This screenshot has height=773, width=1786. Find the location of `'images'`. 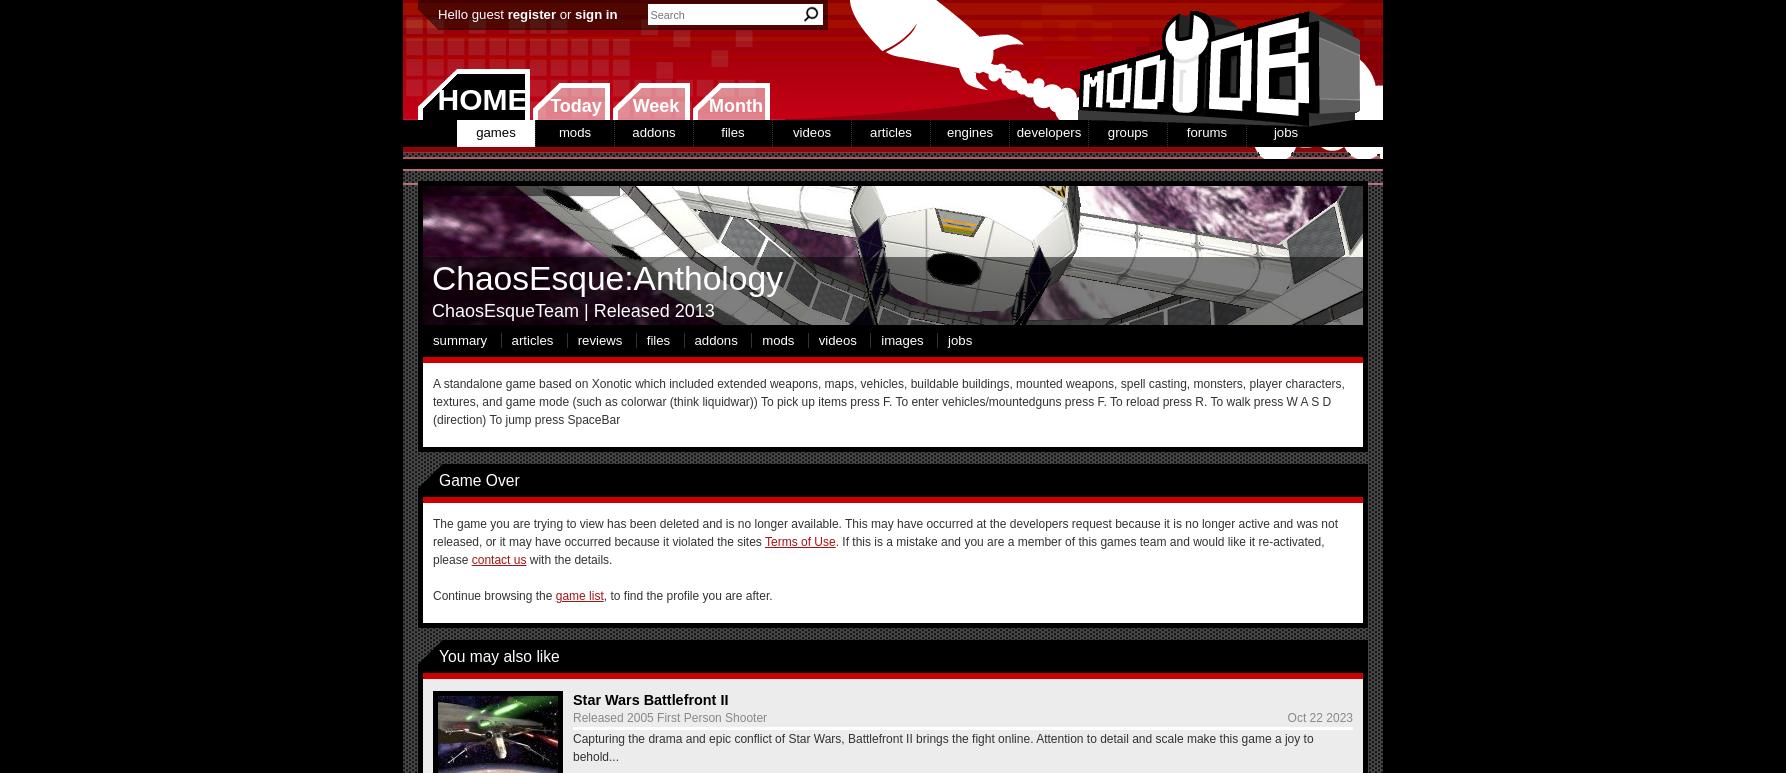

'images' is located at coordinates (901, 338).